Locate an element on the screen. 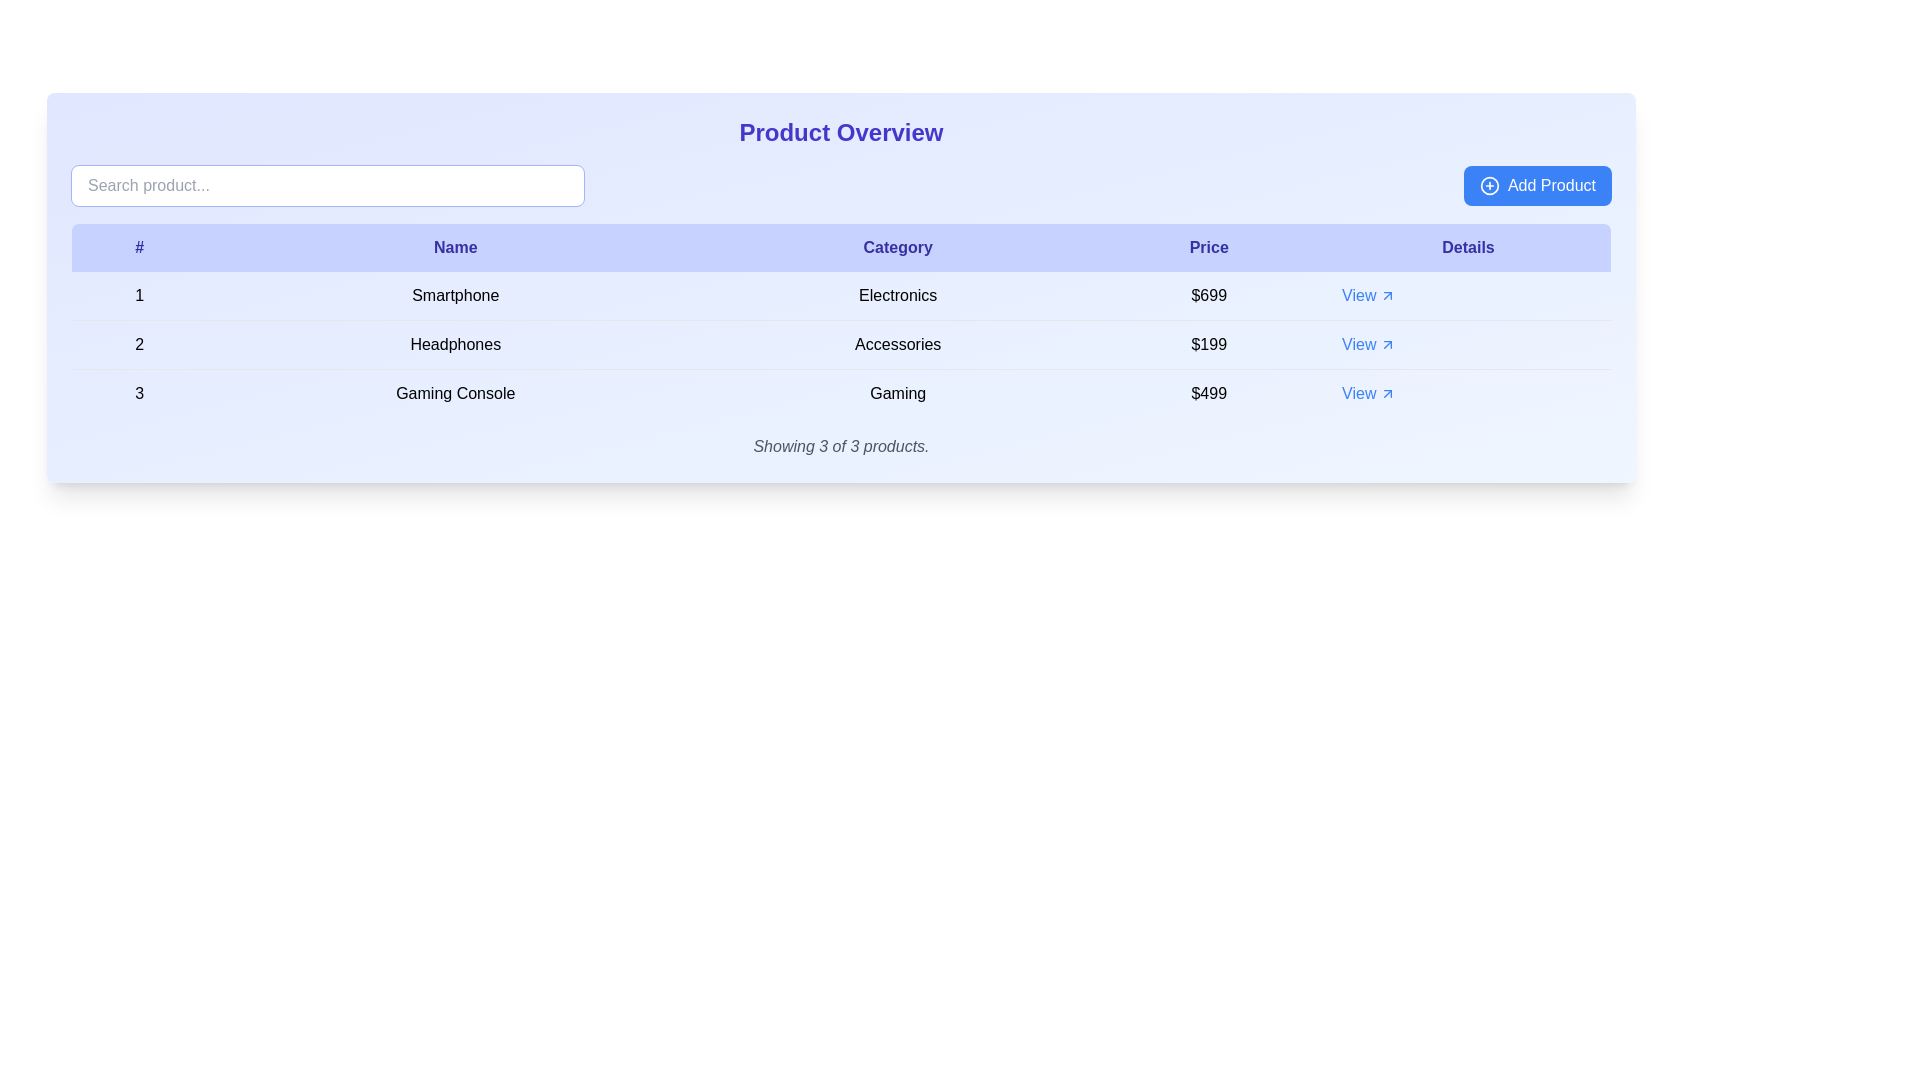 This screenshot has width=1920, height=1080. the price label indicating the cost of the 'Smartphone' product, located in the fourth cell of the first row under the 'Price' column is located at coordinates (1208, 296).